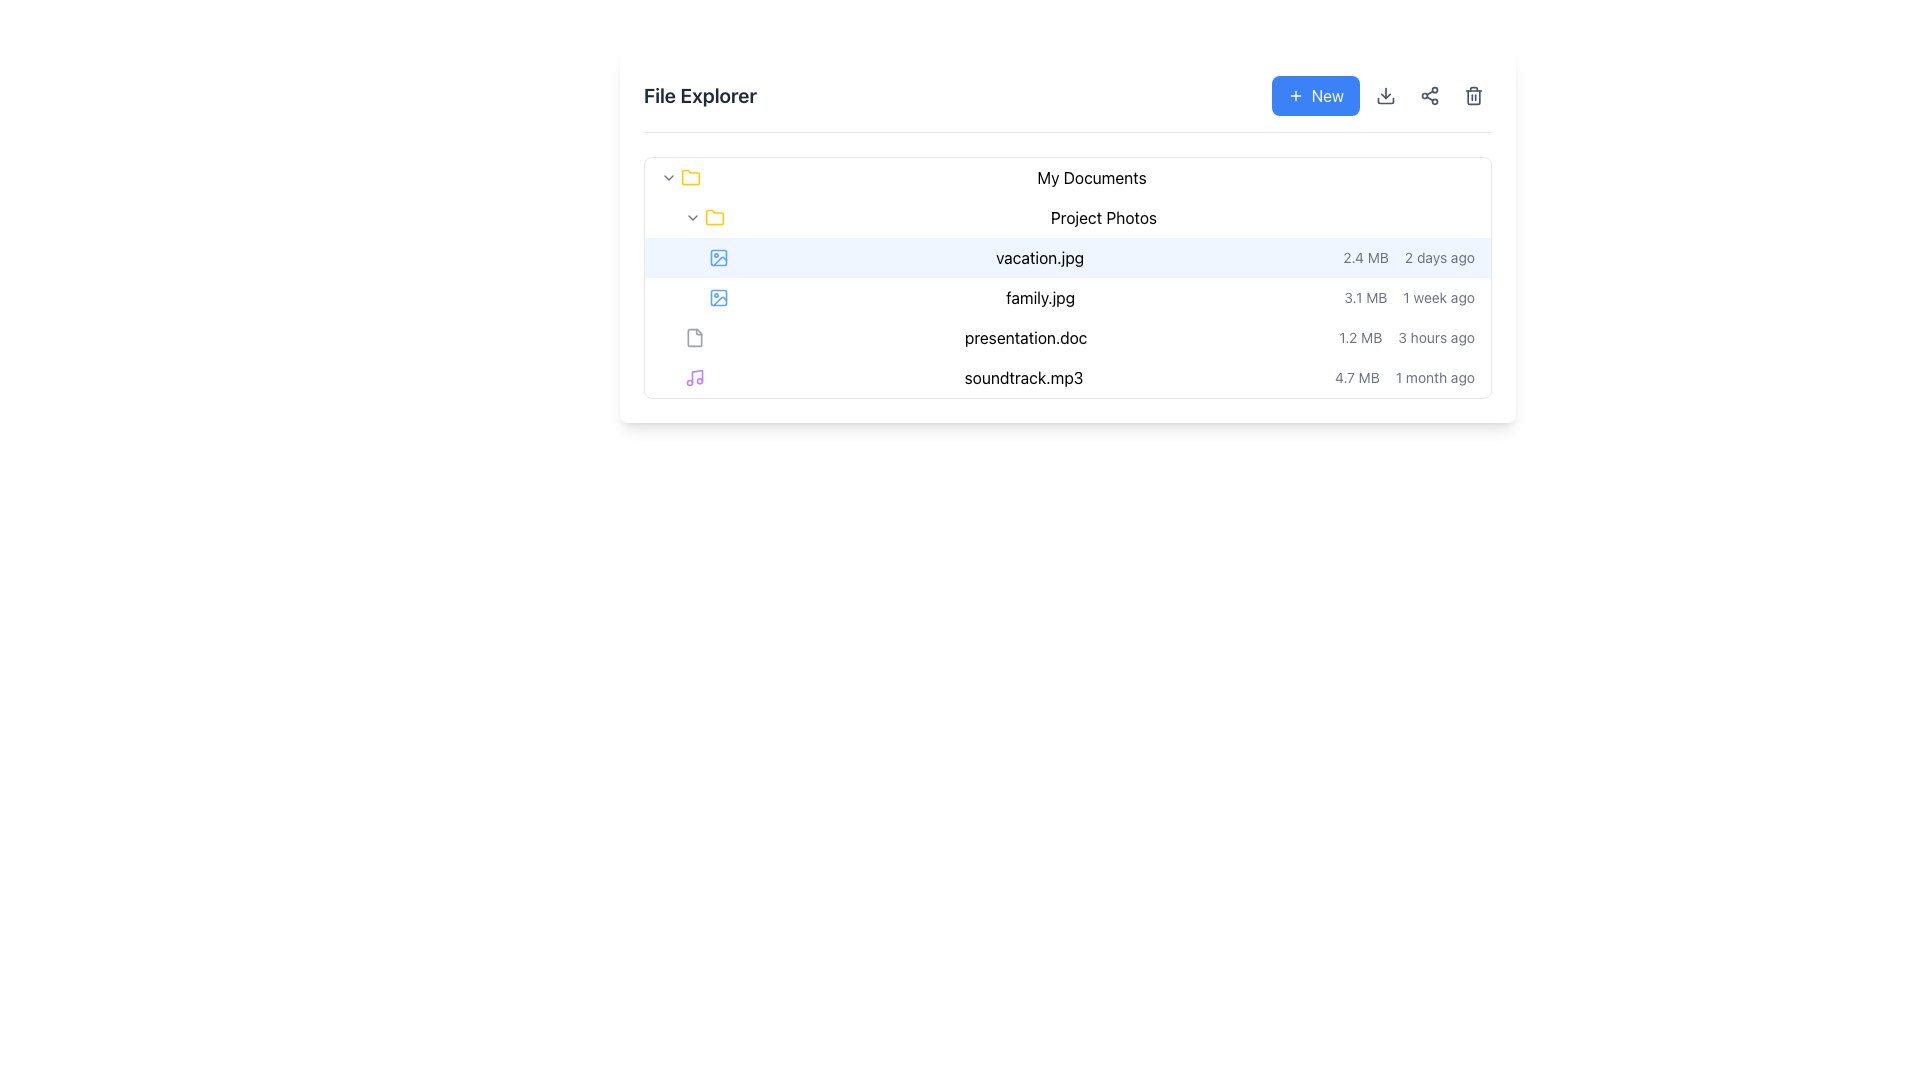  Describe the element at coordinates (695, 378) in the screenshot. I see `the small purple music note icon located to the left of the file name 'soundtrack.mp3' in the file list` at that location.